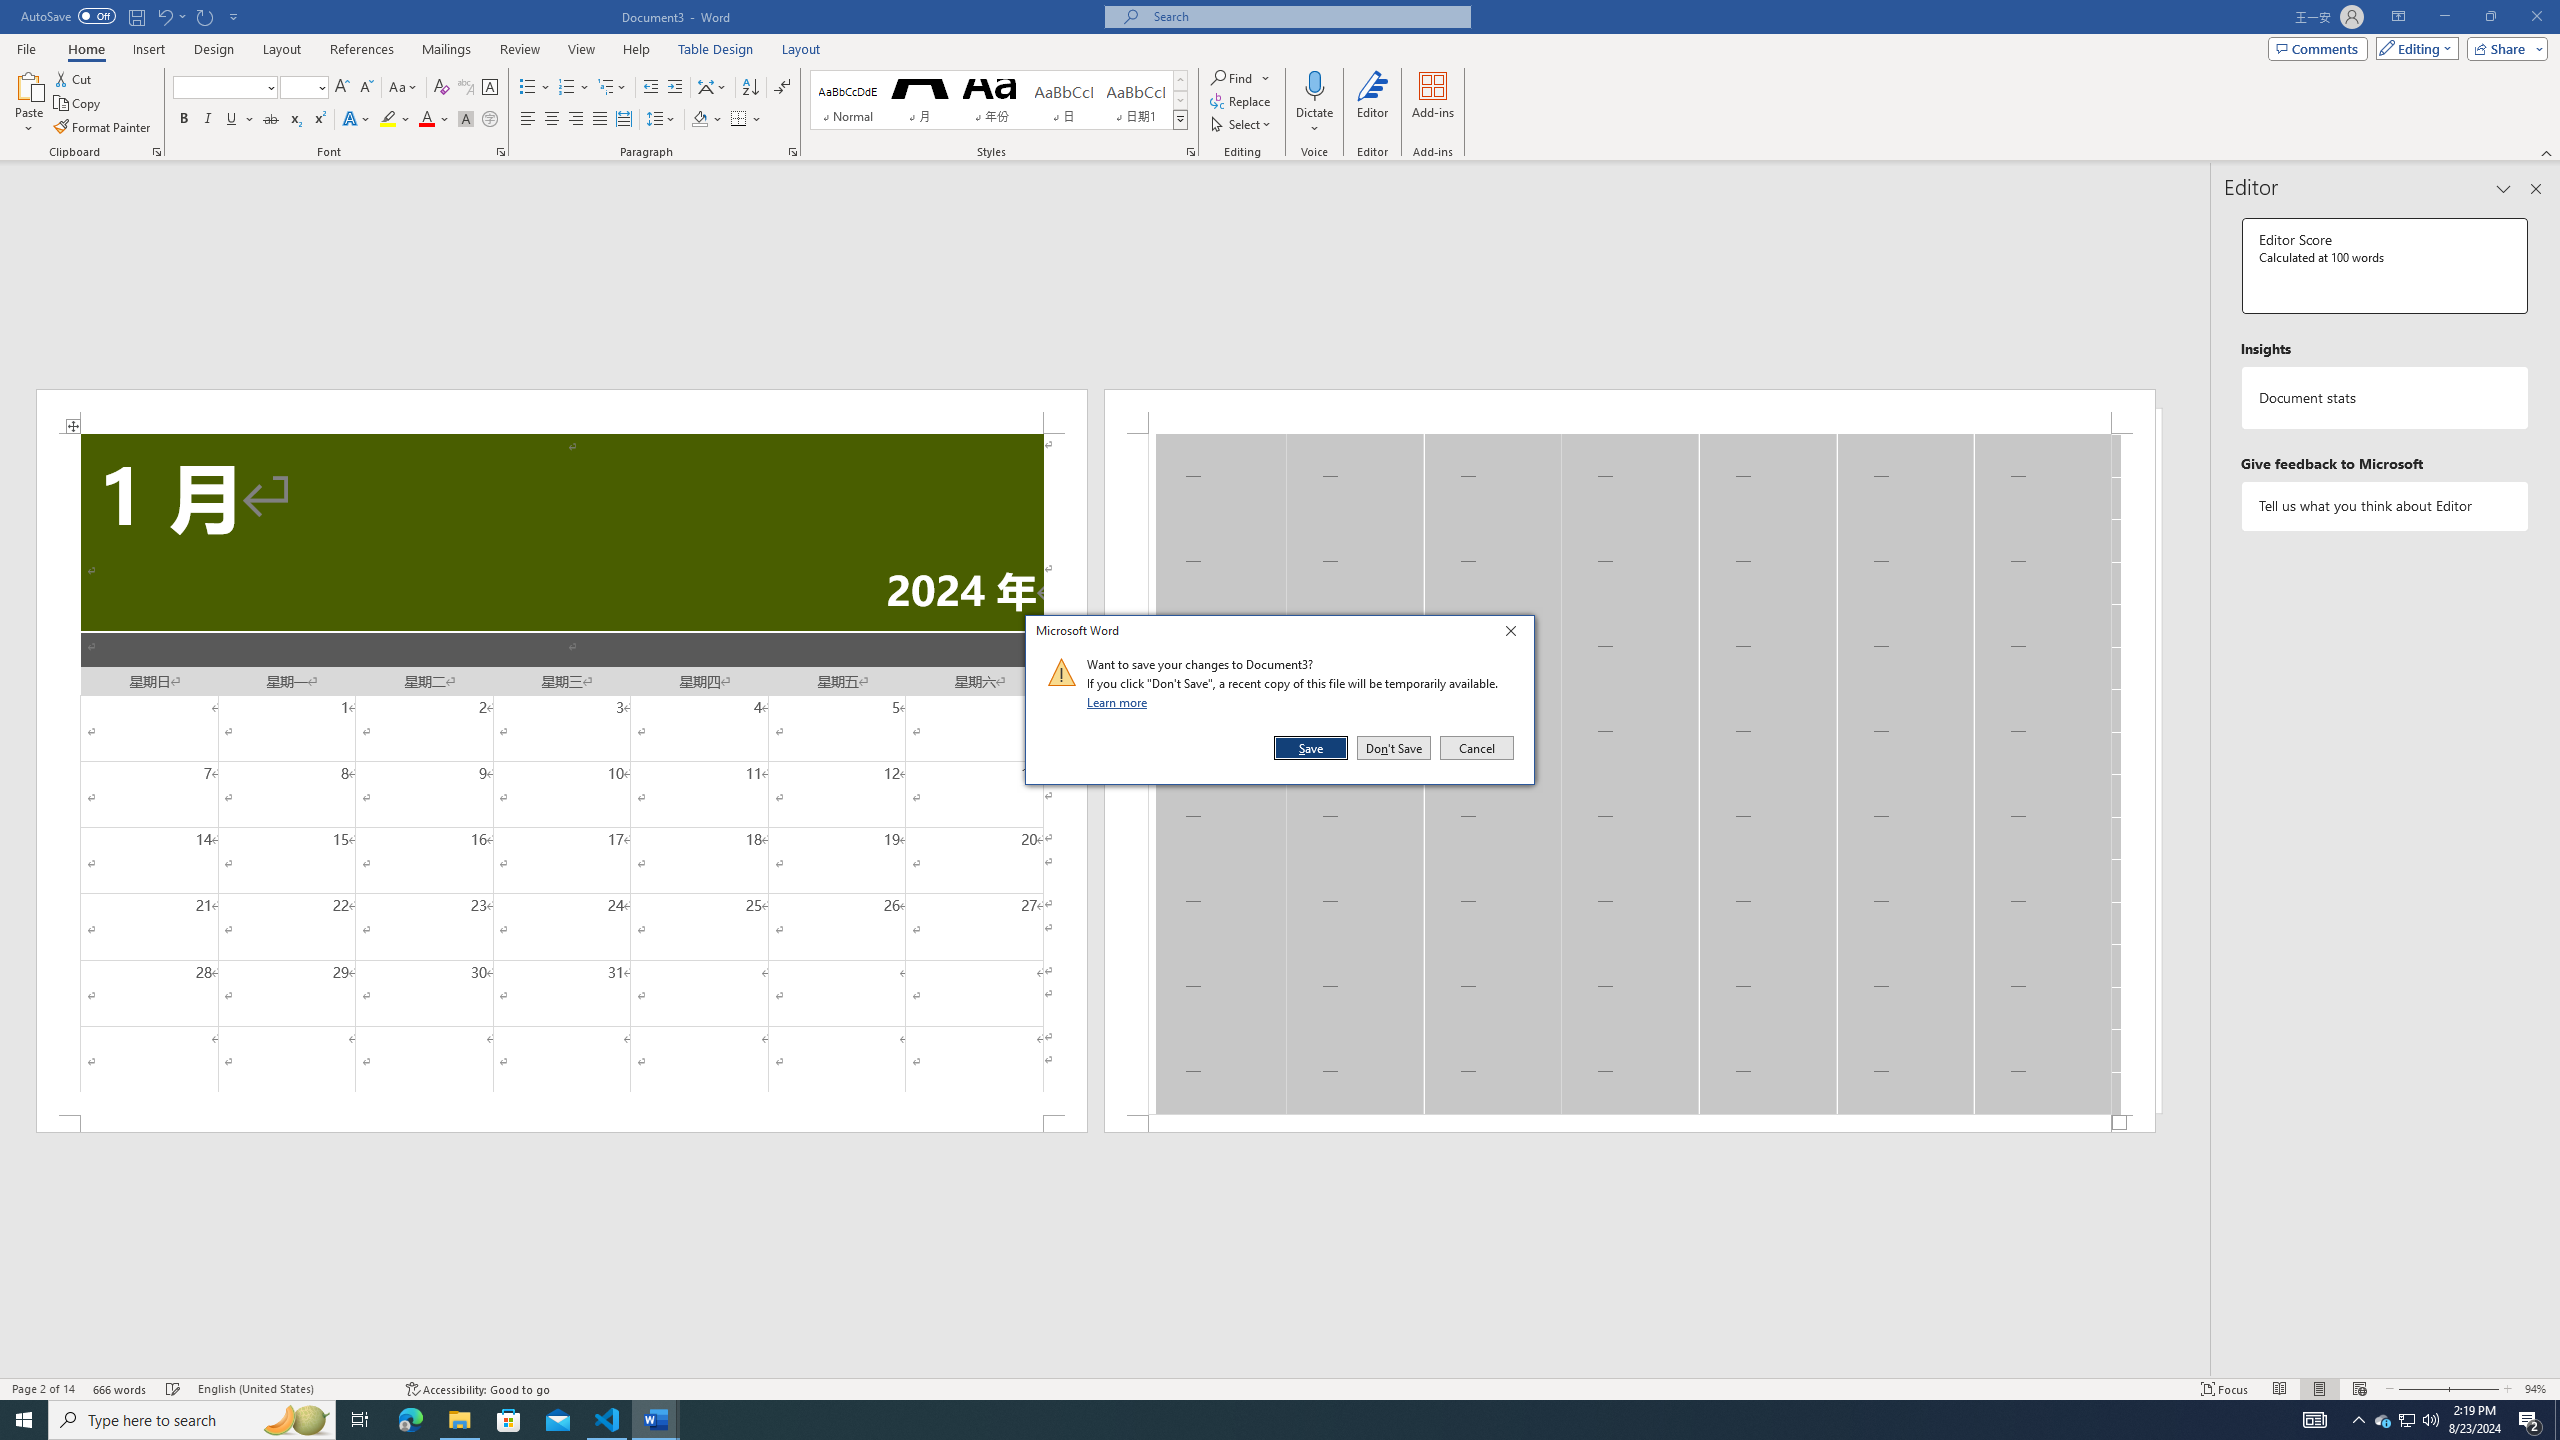 The width and height of the screenshot is (2560, 1440). I want to click on 'Font Size', so click(303, 87).